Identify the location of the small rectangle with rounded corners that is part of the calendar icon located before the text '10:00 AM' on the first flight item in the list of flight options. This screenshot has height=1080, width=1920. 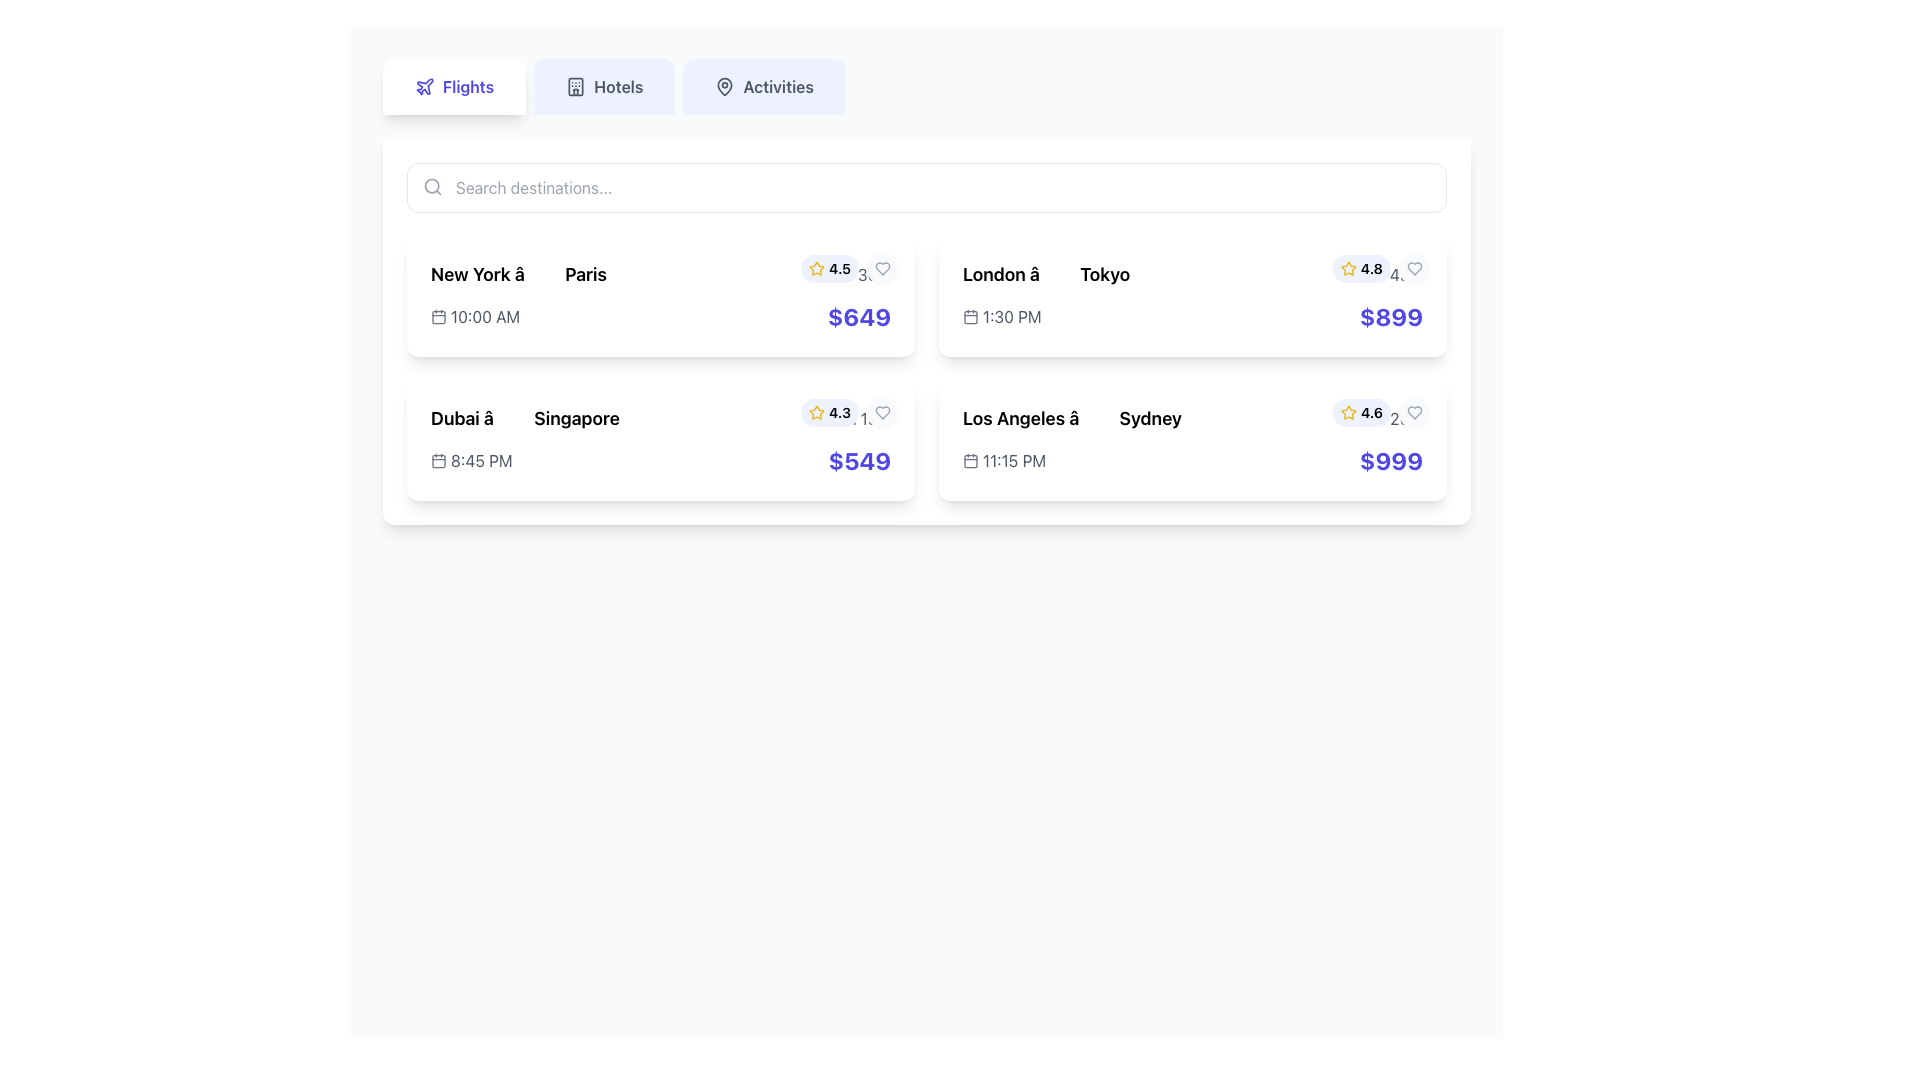
(437, 315).